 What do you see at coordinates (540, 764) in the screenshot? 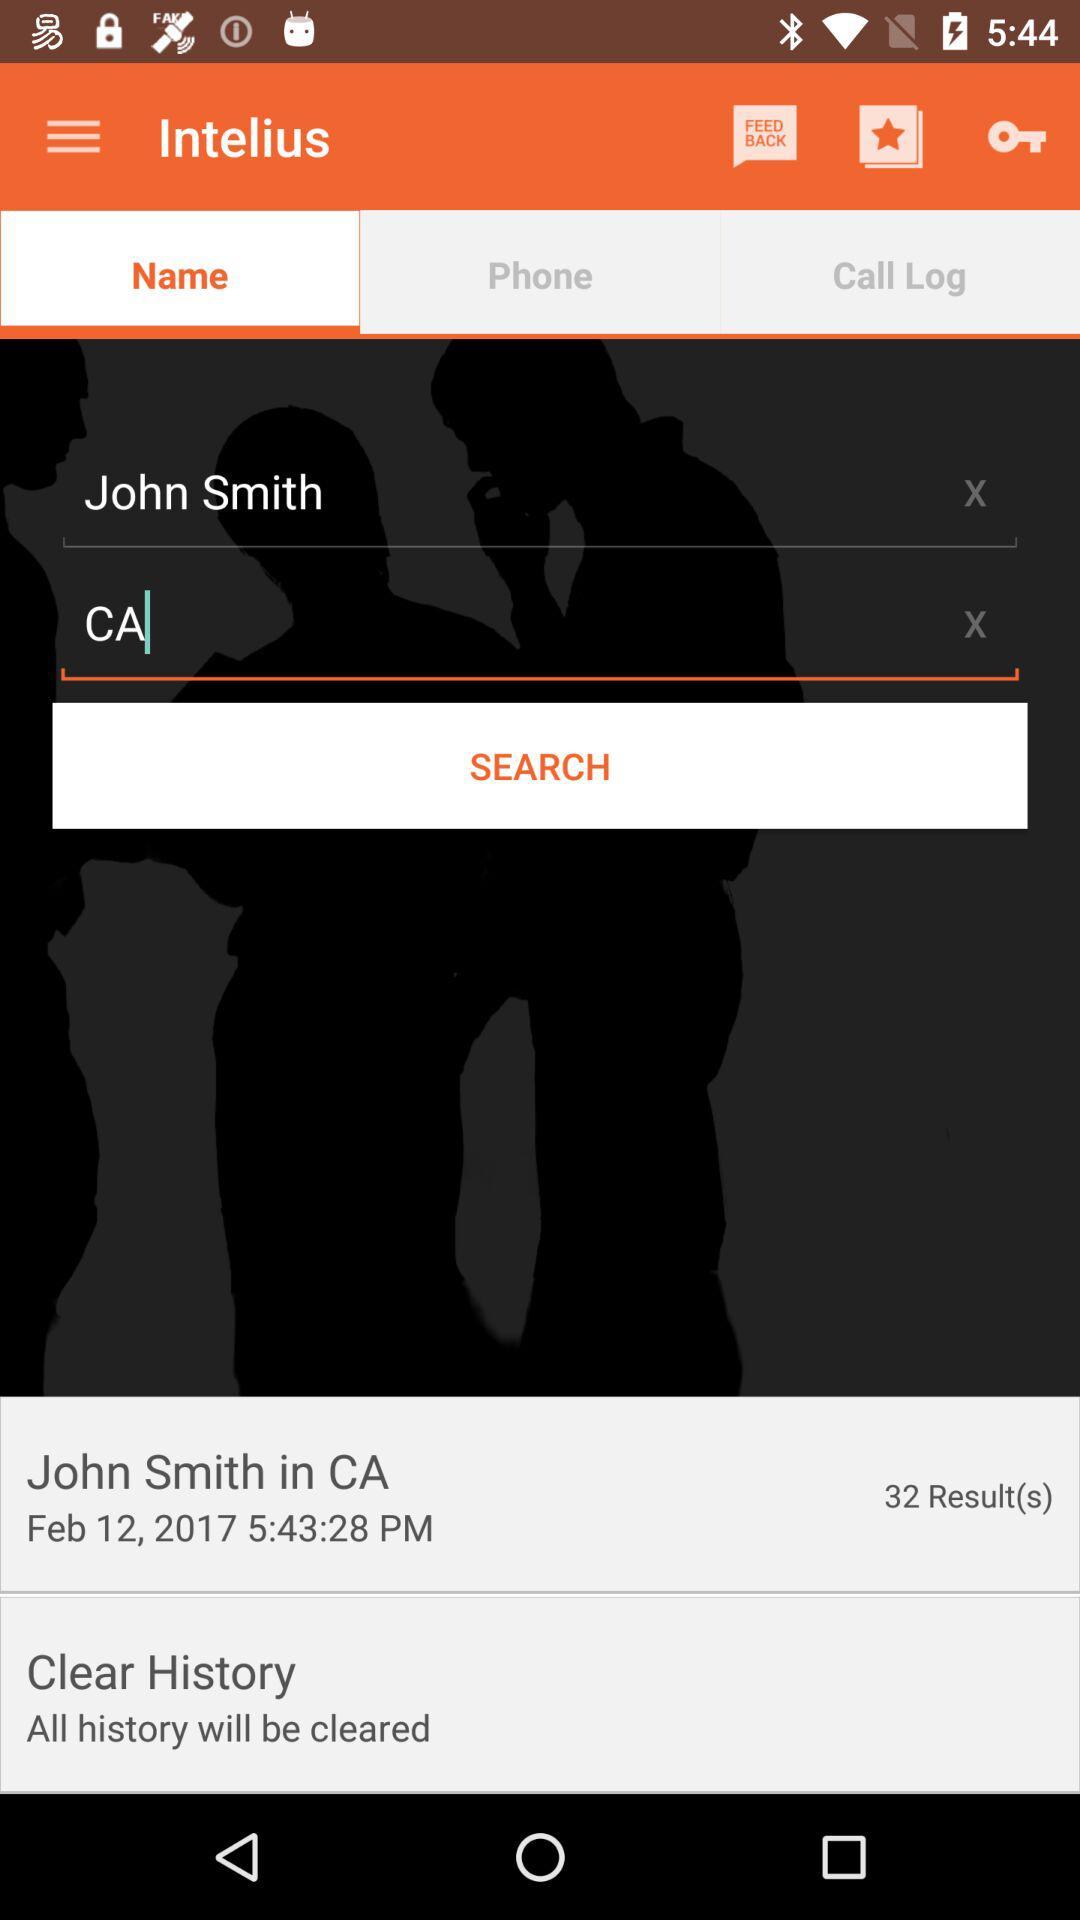
I see `the search button` at bounding box center [540, 764].